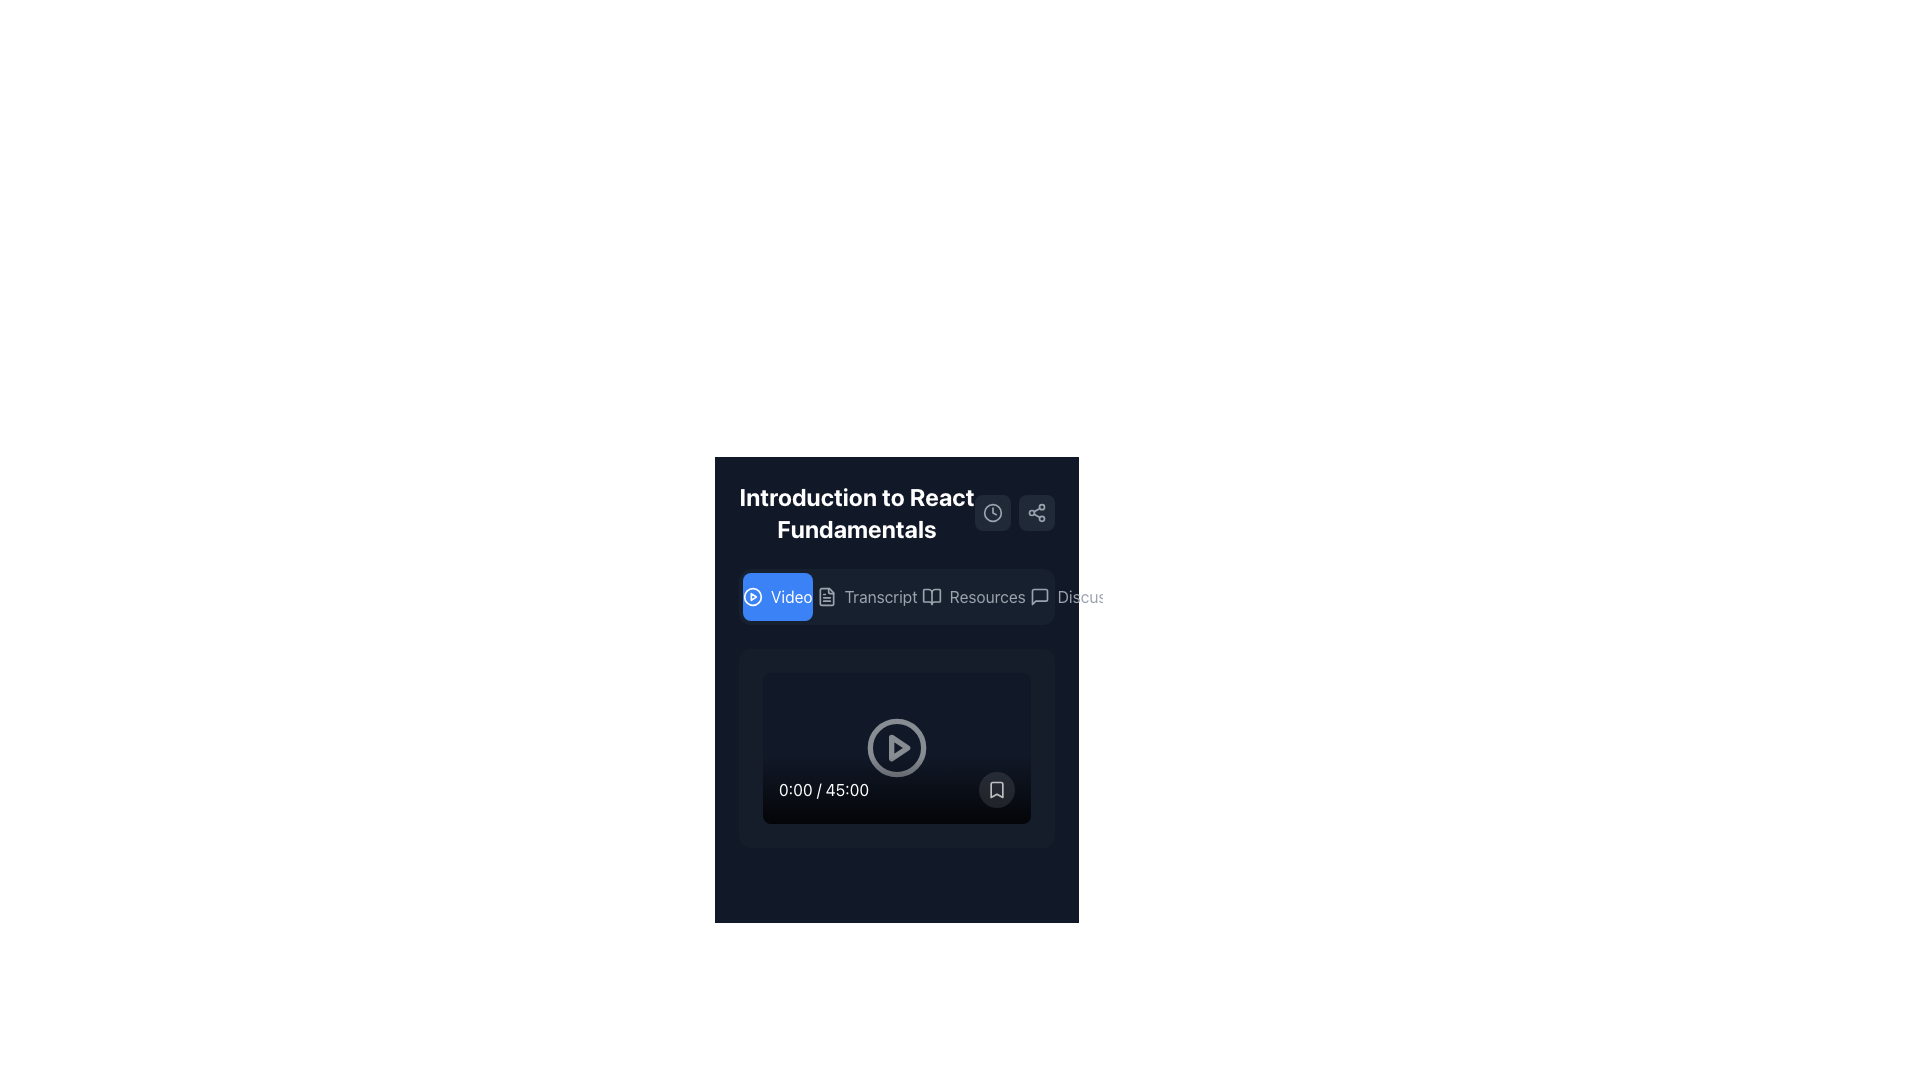 This screenshot has width=1920, height=1080. What do you see at coordinates (997, 788) in the screenshot?
I see `the bookmark icon located near the bottom-right corner of the video playback section` at bounding box center [997, 788].